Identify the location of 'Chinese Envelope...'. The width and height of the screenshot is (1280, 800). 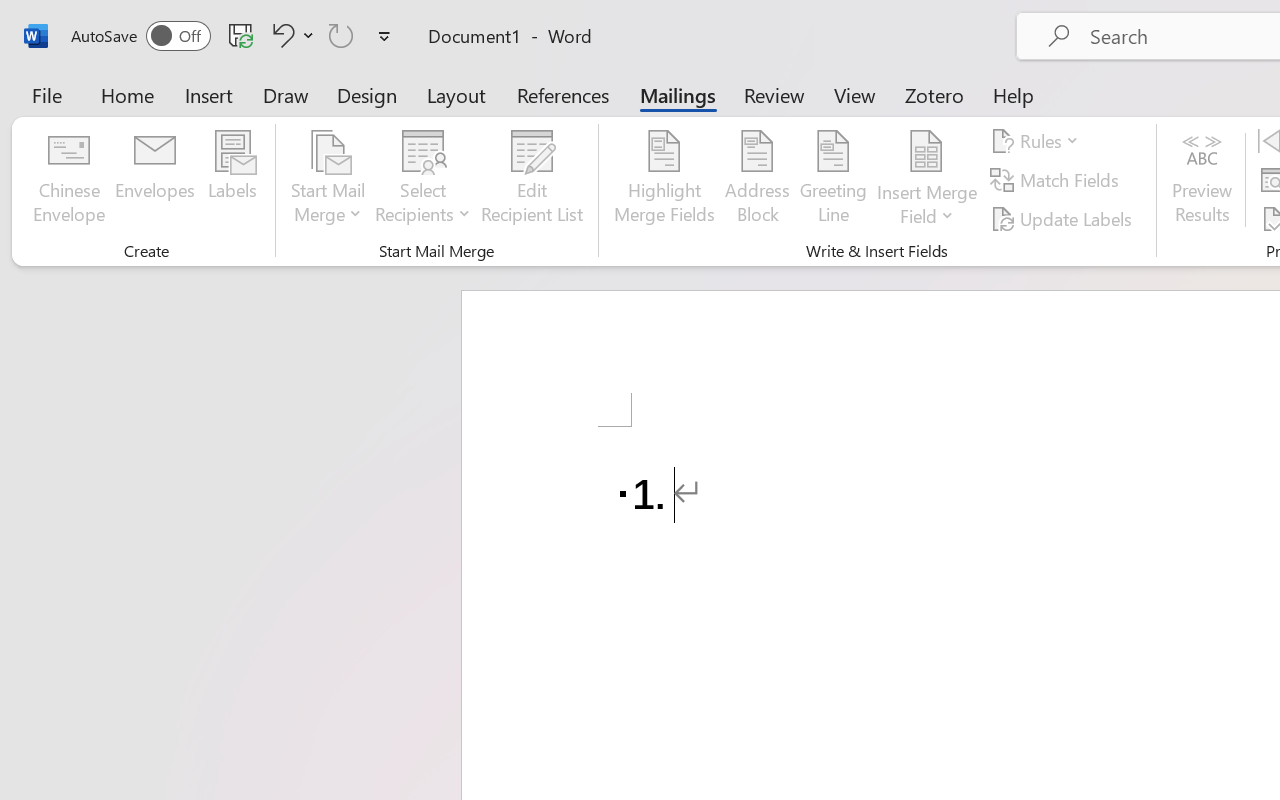
(69, 179).